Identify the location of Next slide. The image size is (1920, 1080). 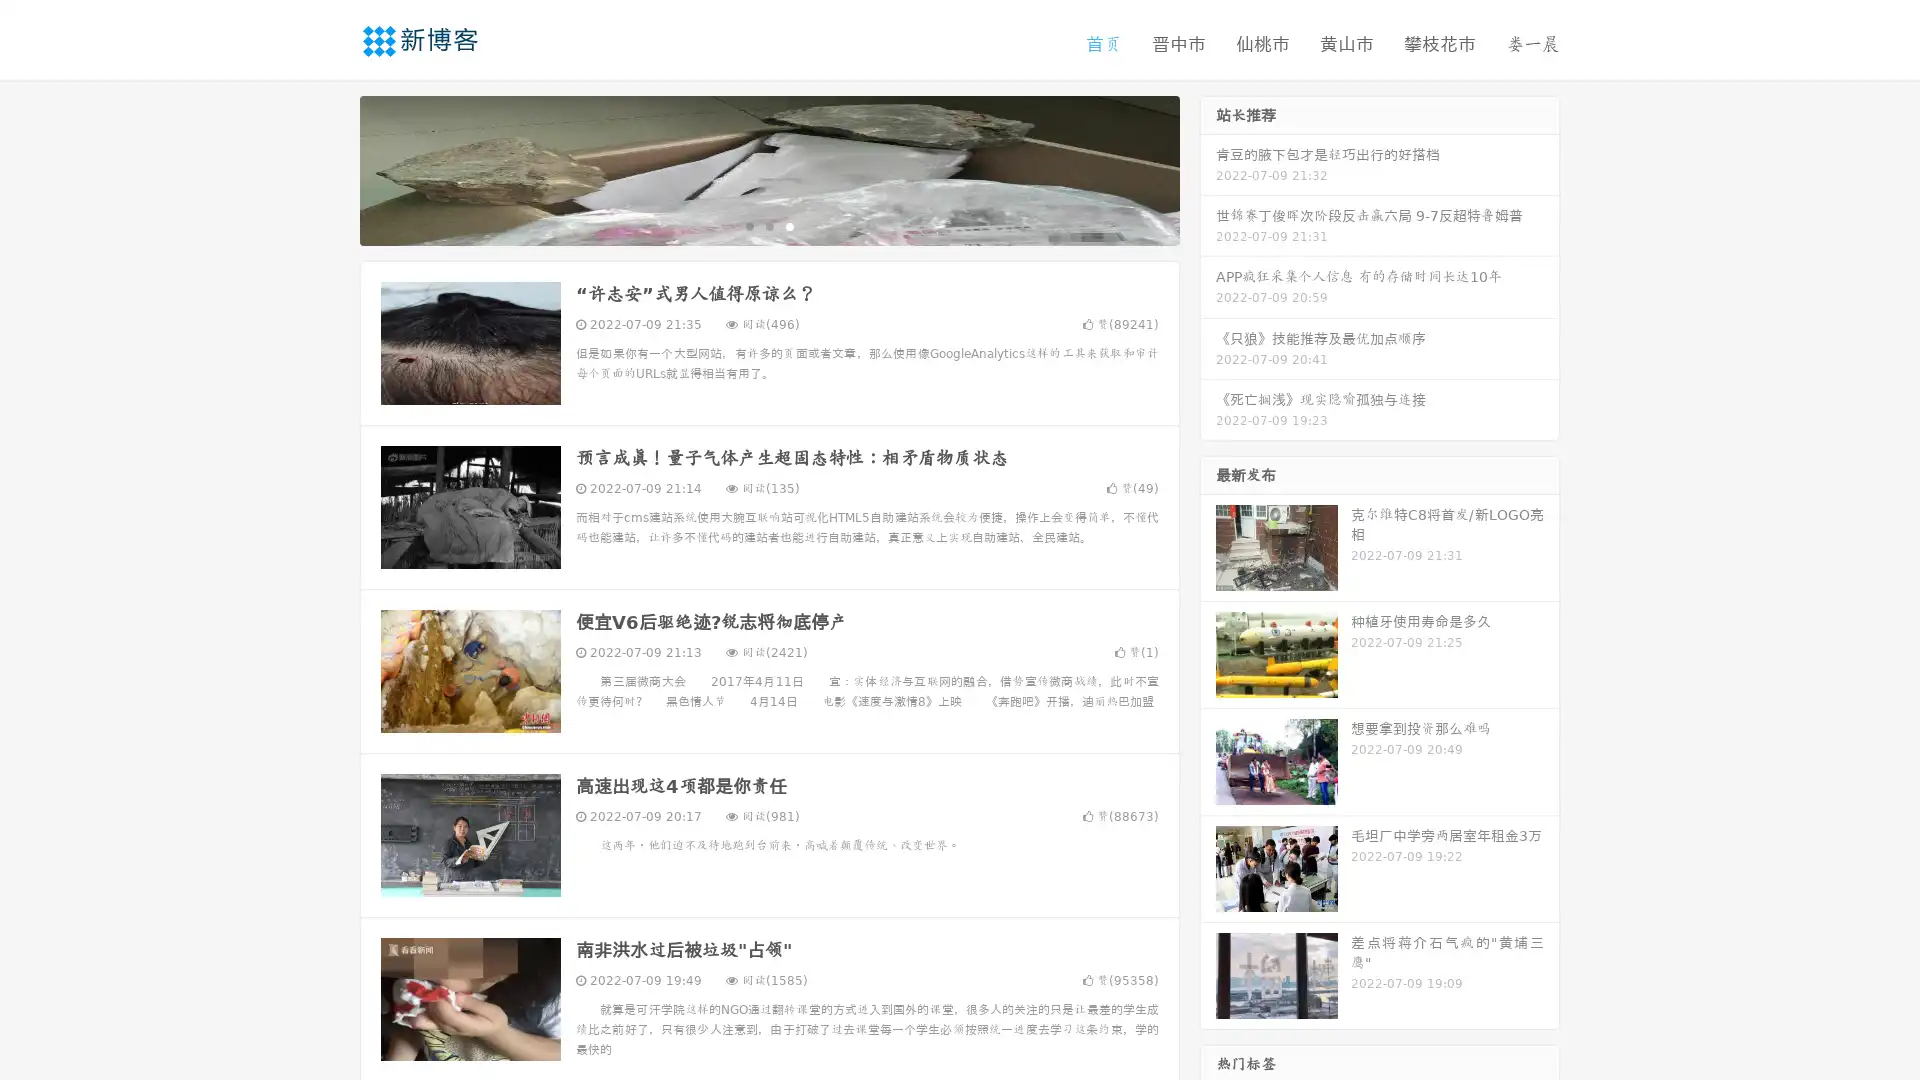
(1208, 168).